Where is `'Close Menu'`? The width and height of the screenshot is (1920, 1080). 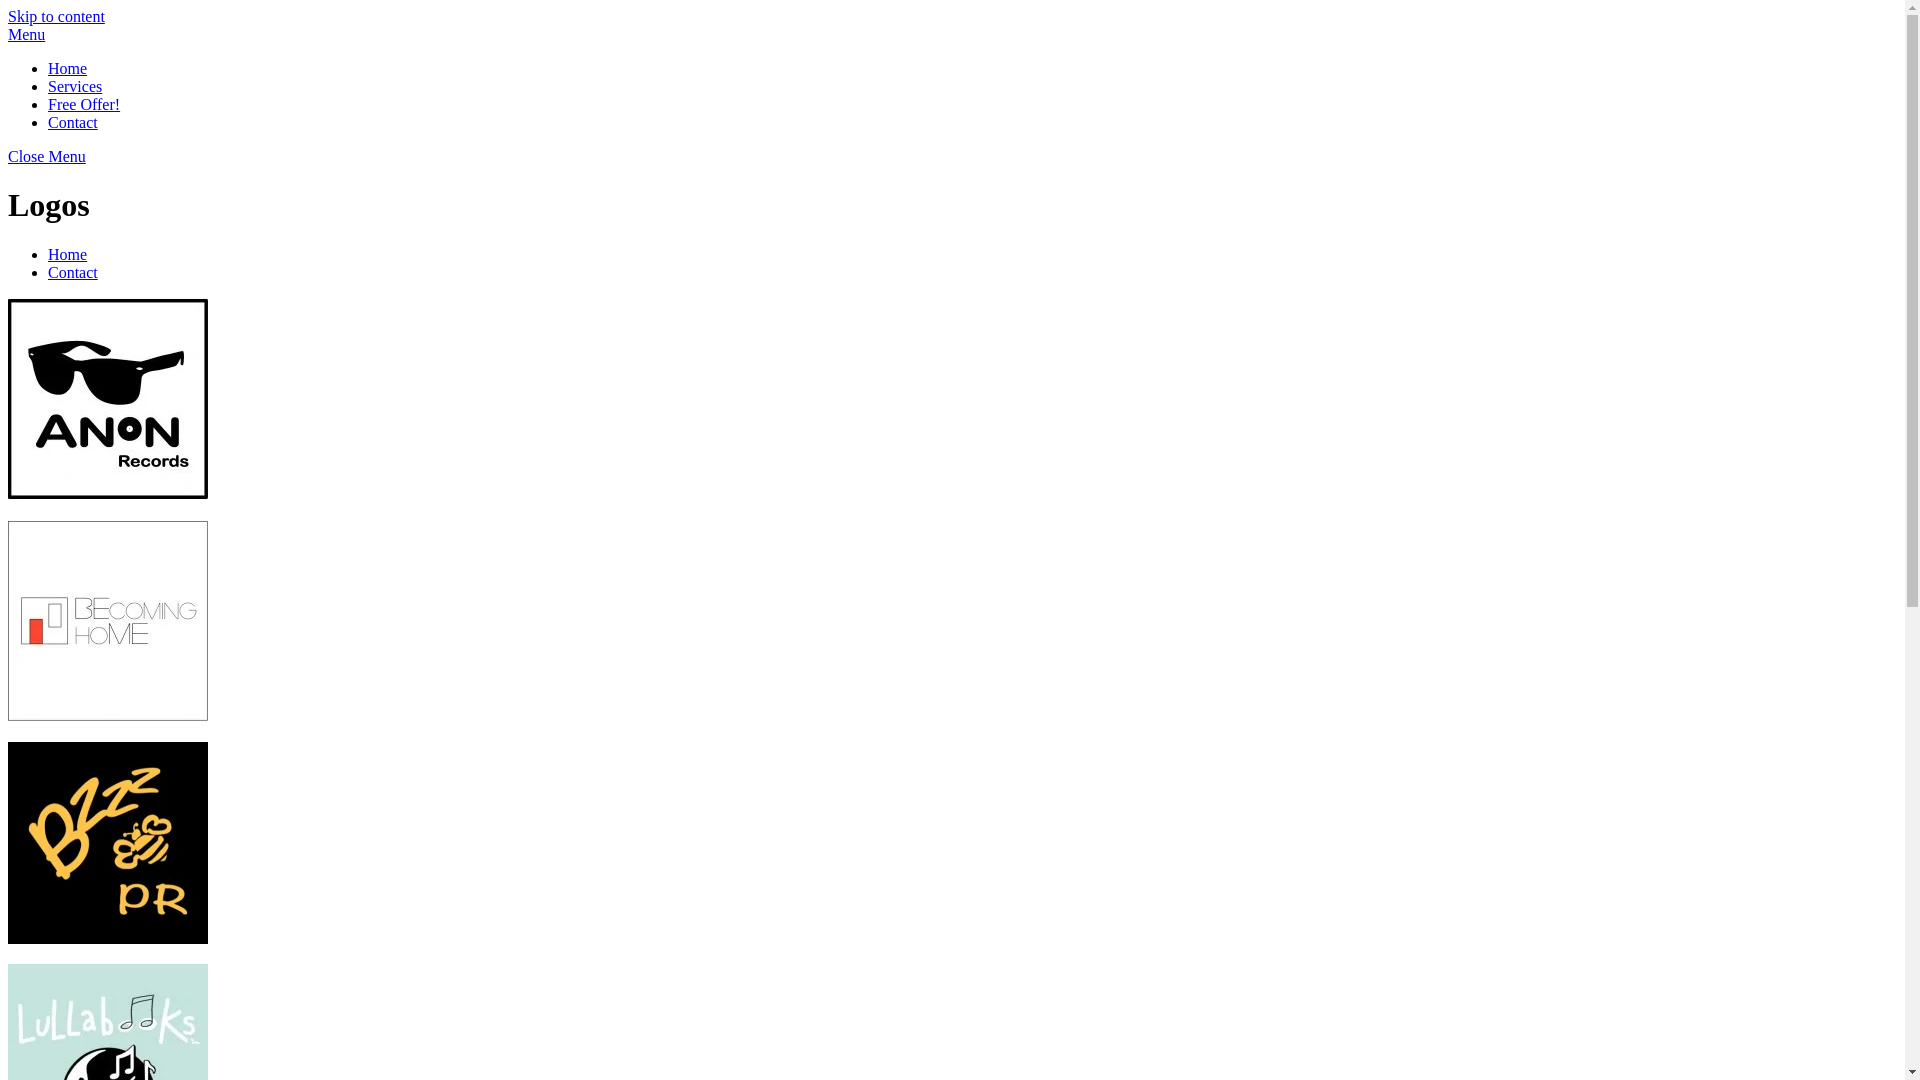
'Close Menu' is located at coordinates (47, 155).